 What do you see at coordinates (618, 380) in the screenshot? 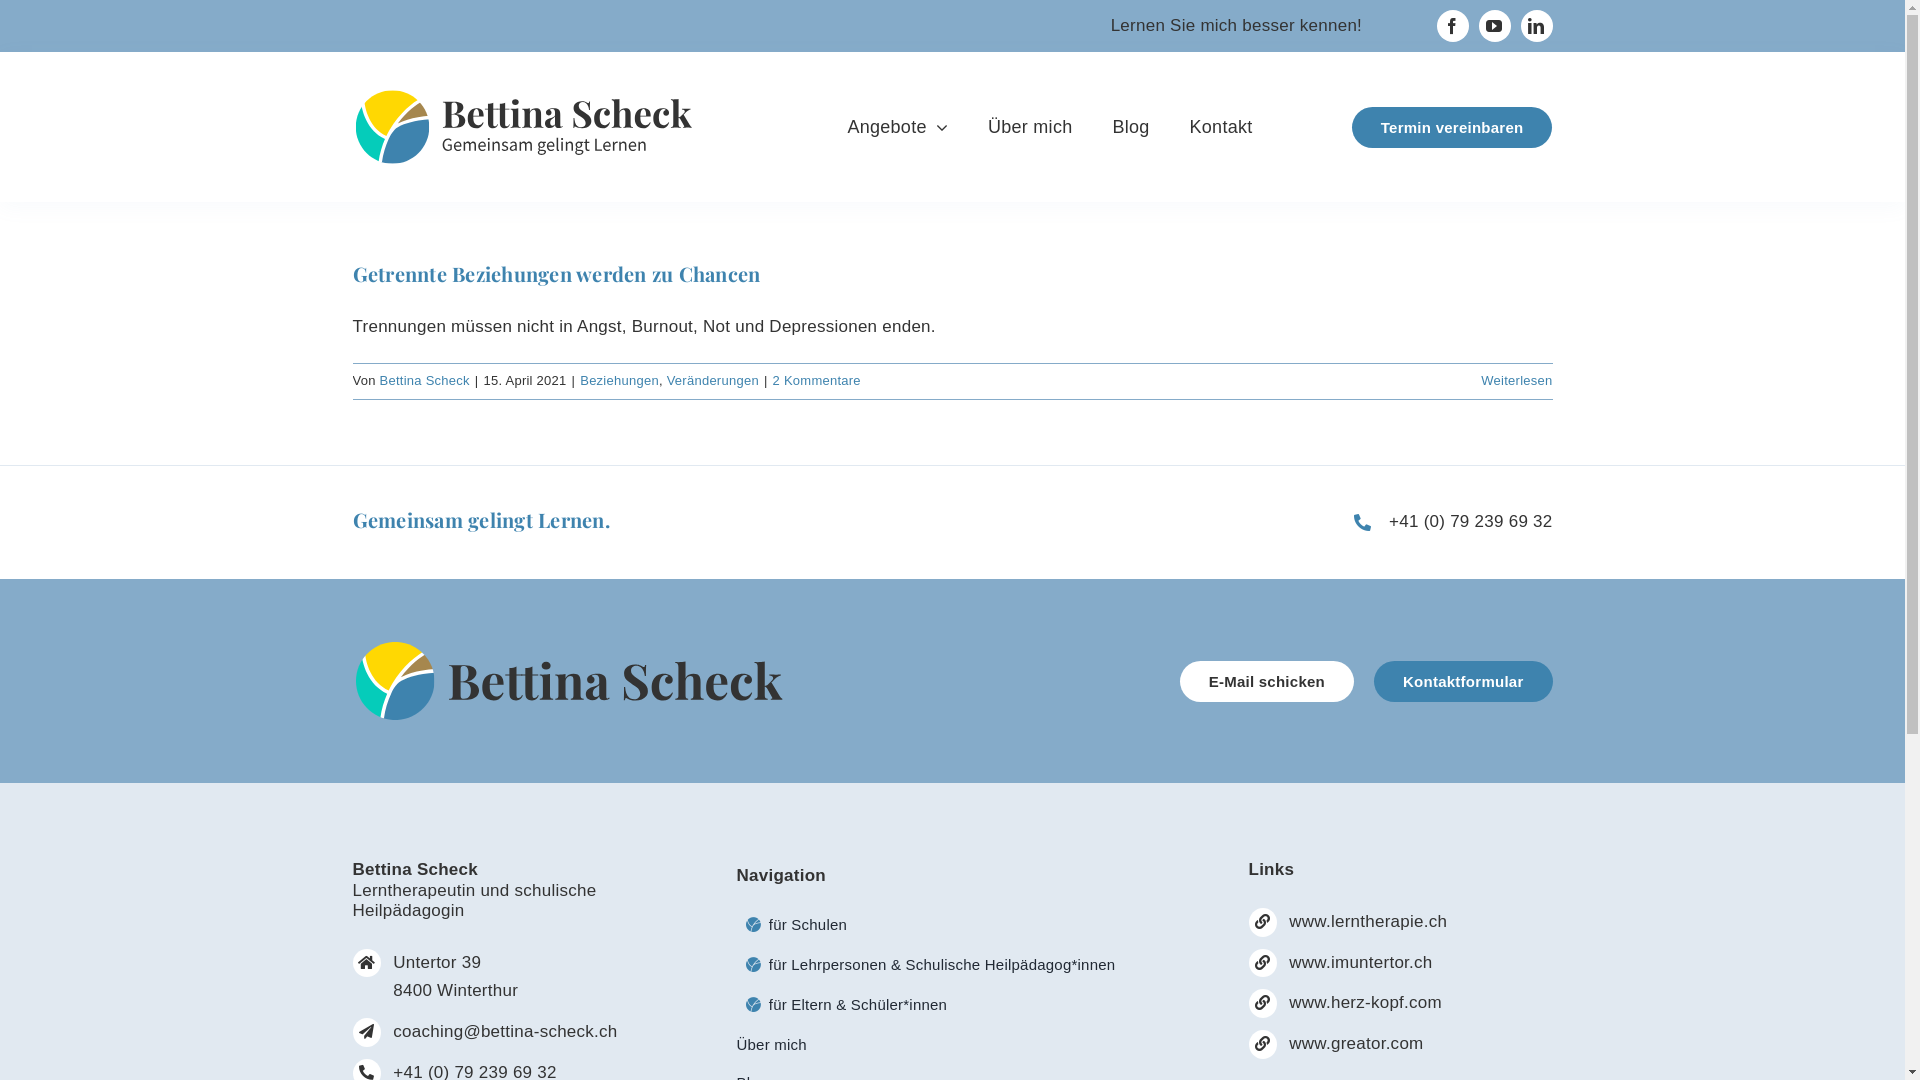
I see `'Beziehungen'` at bounding box center [618, 380].